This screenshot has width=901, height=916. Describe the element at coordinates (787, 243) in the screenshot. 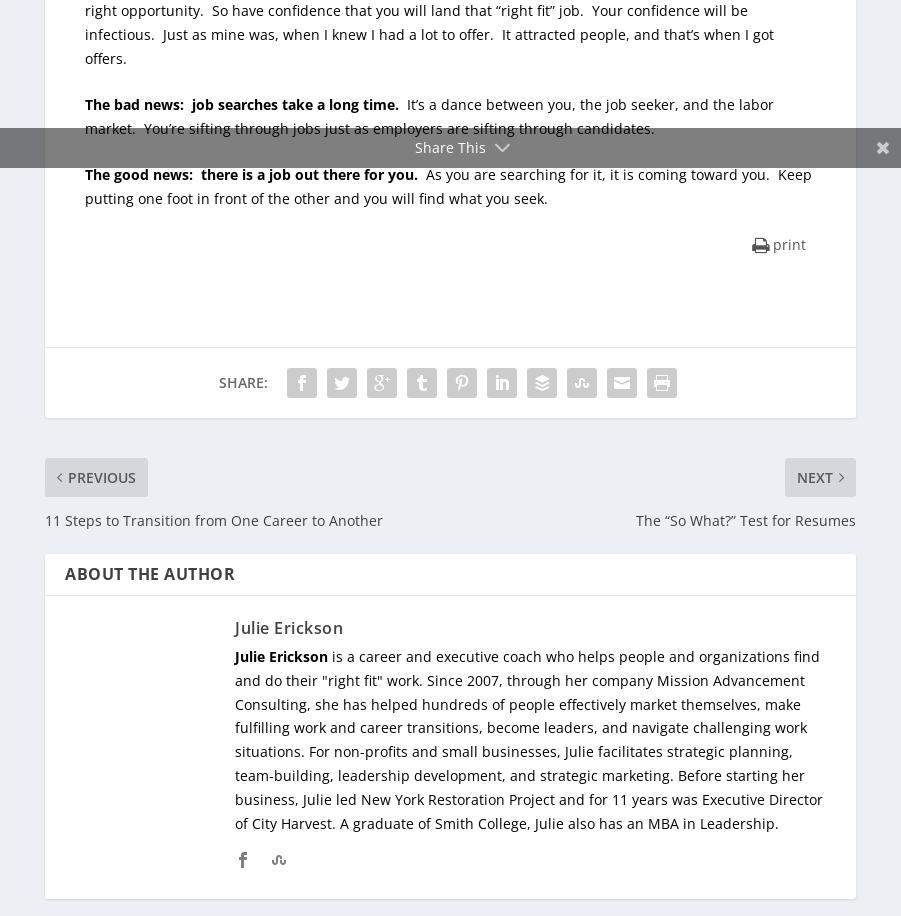

I see `'print'` at that location.